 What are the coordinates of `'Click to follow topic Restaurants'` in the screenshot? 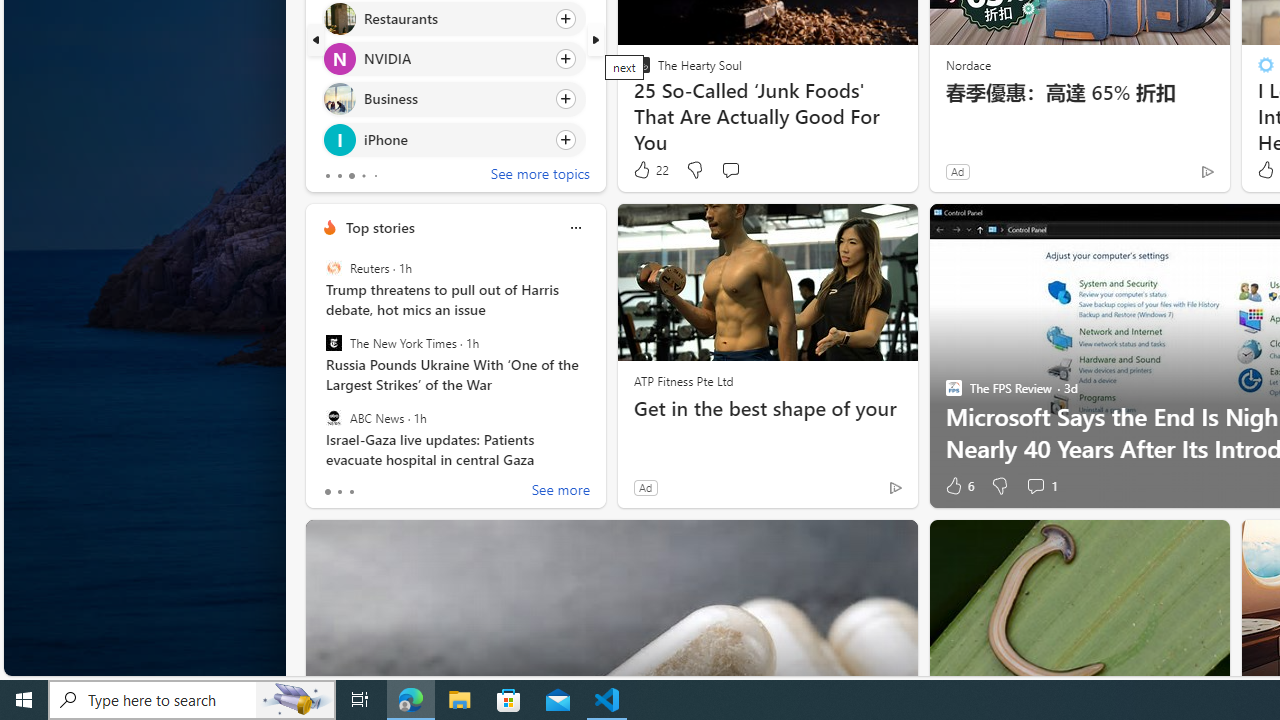 It's located at (452, 18).